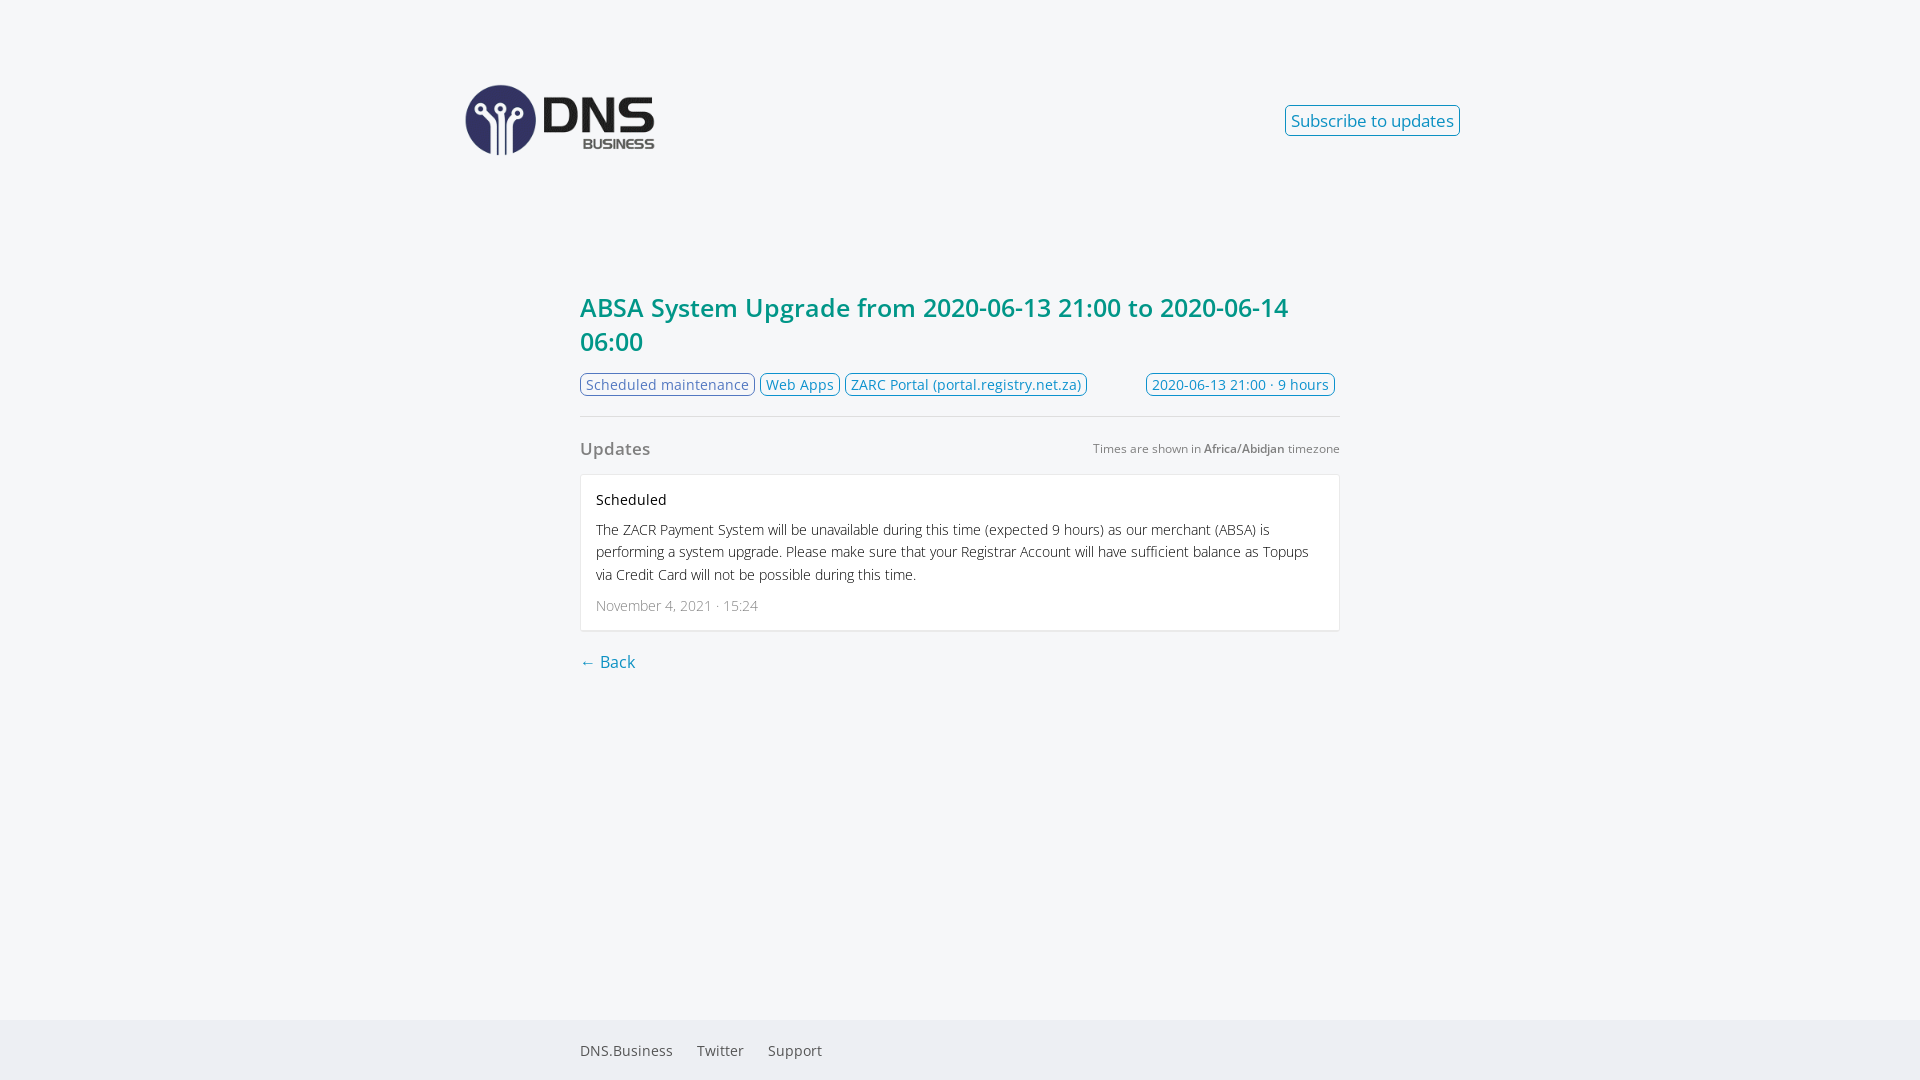 This screenshot has width=1920, height=1080. What do you see at coordinates (794, 1048) in the screenshot?
I see `'Support'` at bounding box center [794, 1048].